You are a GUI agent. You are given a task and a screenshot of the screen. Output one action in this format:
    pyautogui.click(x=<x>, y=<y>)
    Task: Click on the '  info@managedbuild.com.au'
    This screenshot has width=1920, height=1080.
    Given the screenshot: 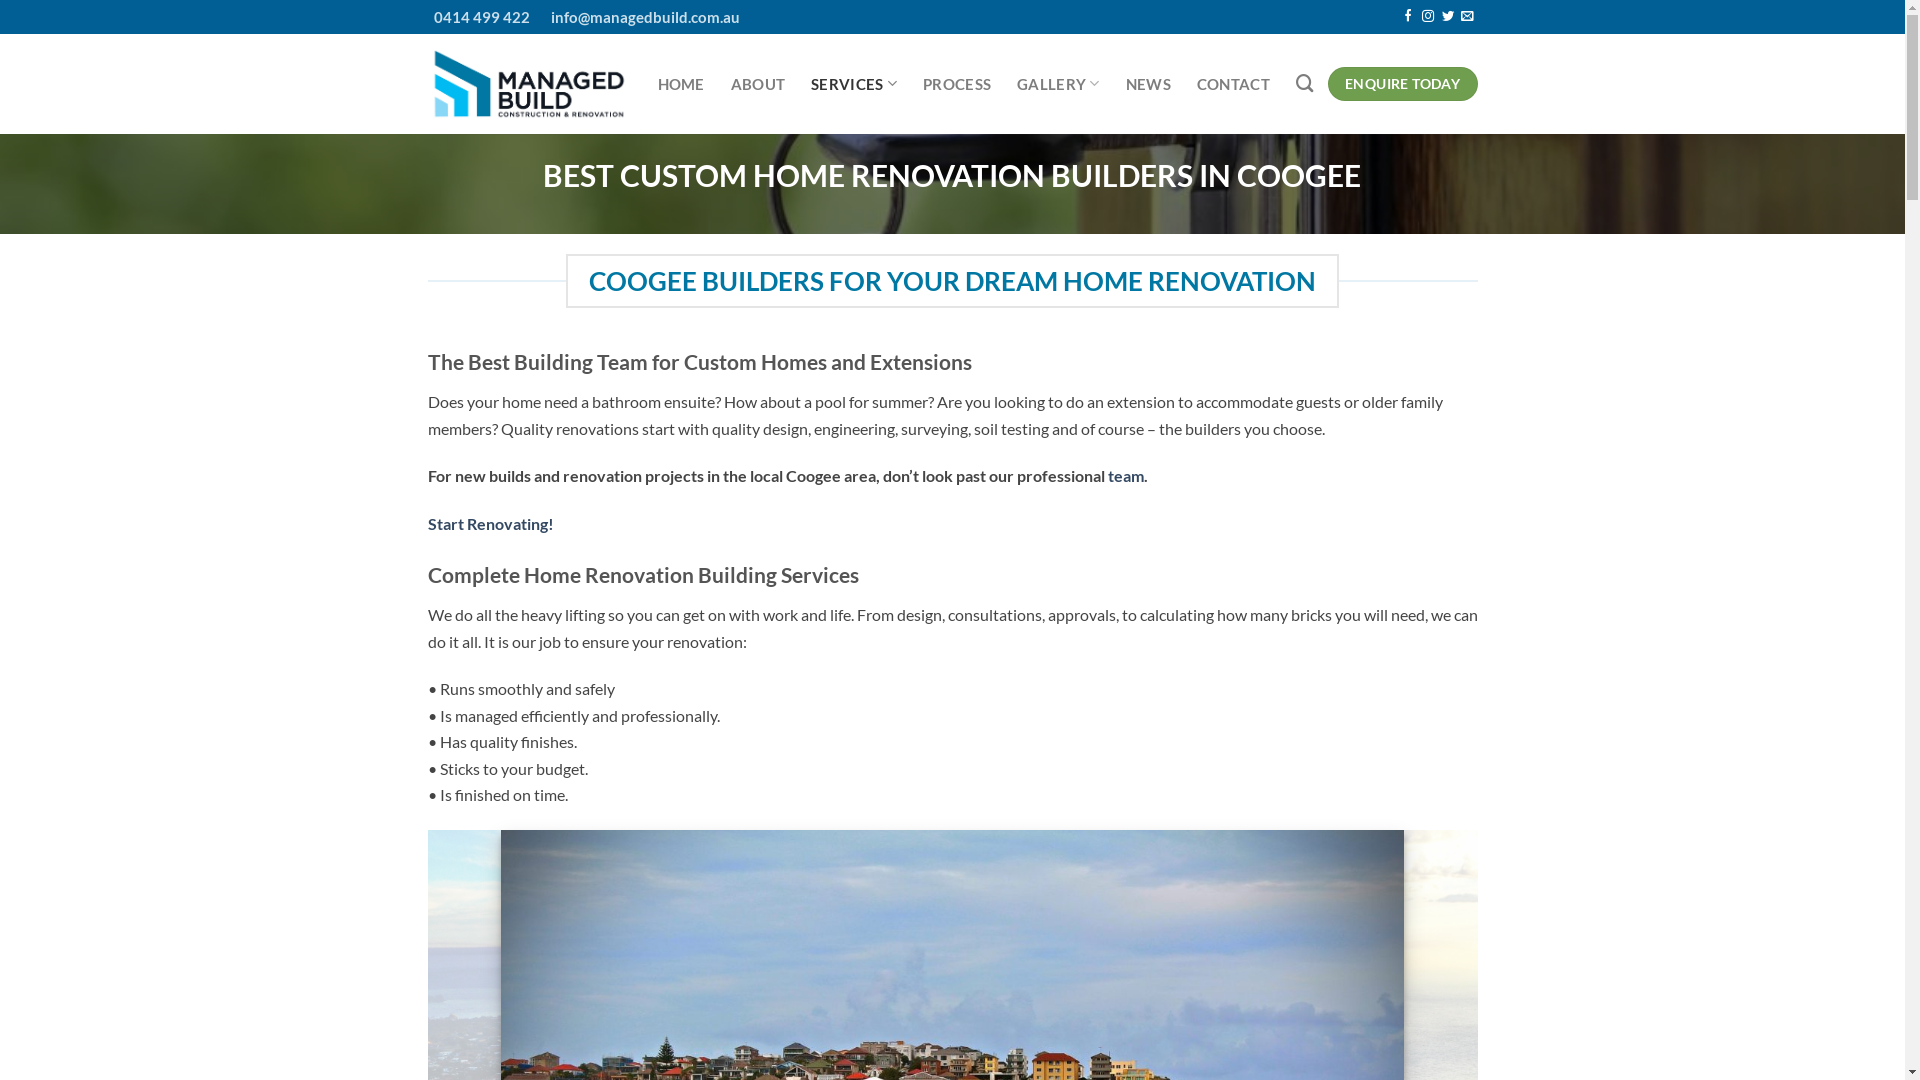 What is the action you would take?
    pyautogui.click(x=633, y=16)
    